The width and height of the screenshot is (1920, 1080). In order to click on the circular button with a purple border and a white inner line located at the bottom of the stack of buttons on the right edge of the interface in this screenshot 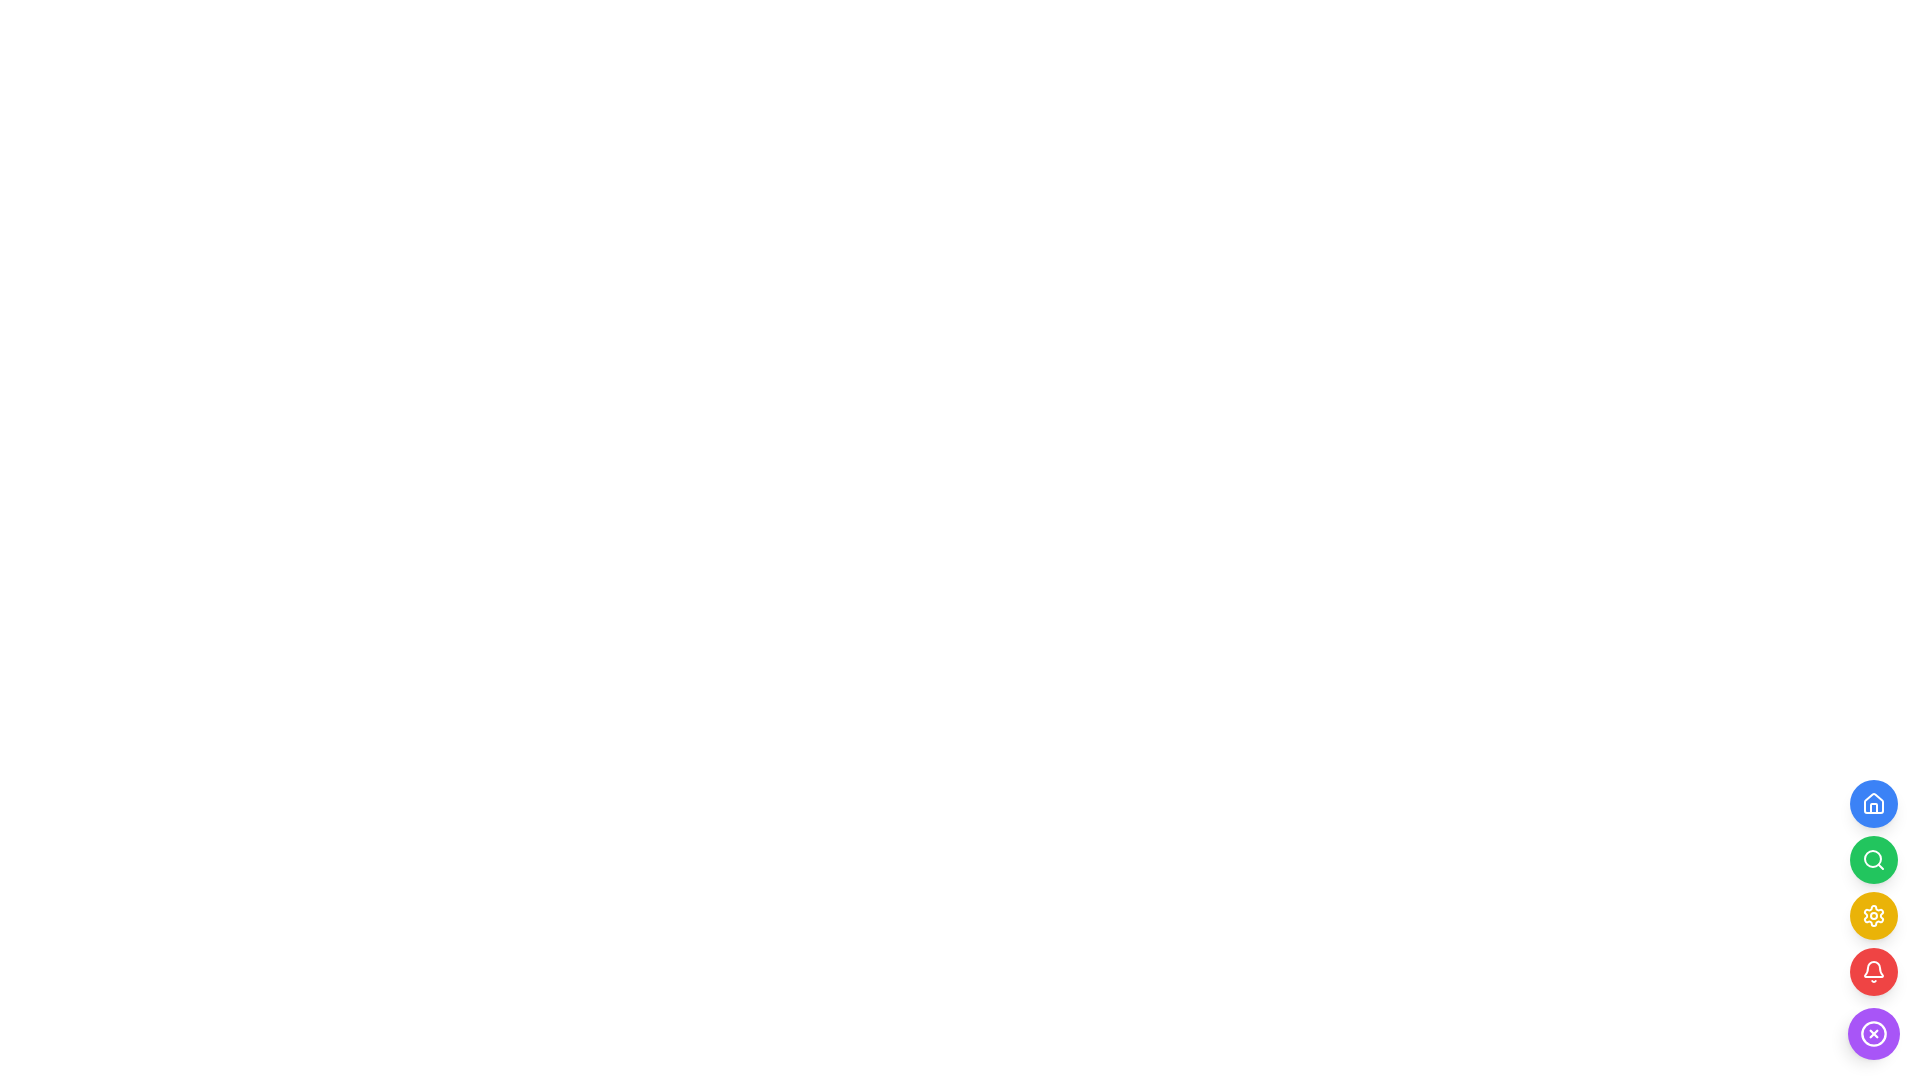, I will do `click(1872, 1033)`.